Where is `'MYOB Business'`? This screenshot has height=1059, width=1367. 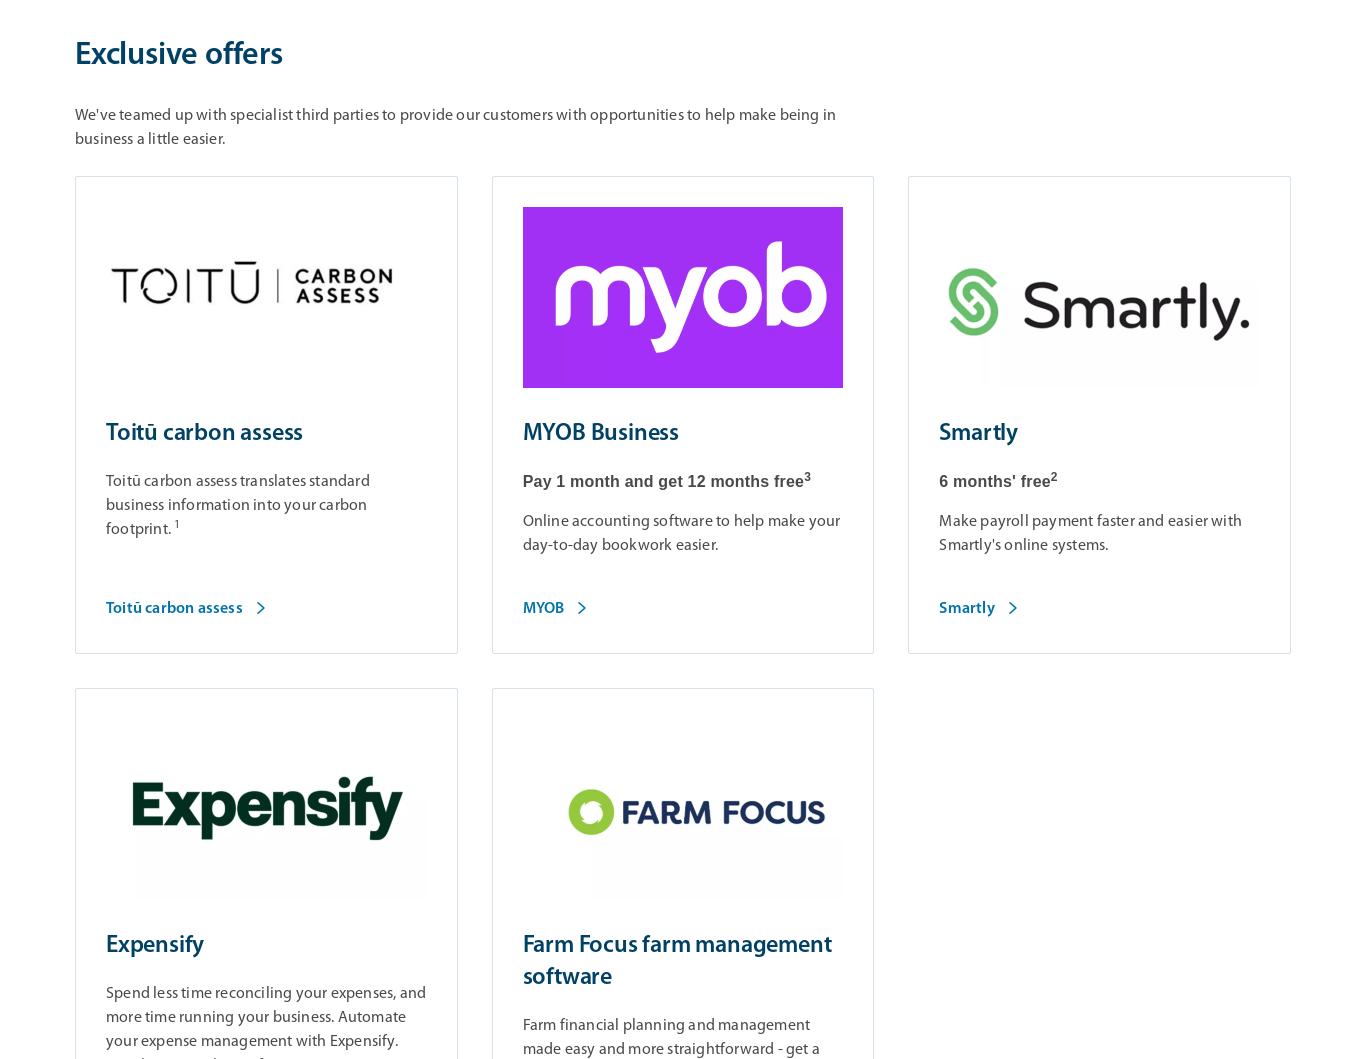
'MYOB Business' is located at coordinates (600, 433).